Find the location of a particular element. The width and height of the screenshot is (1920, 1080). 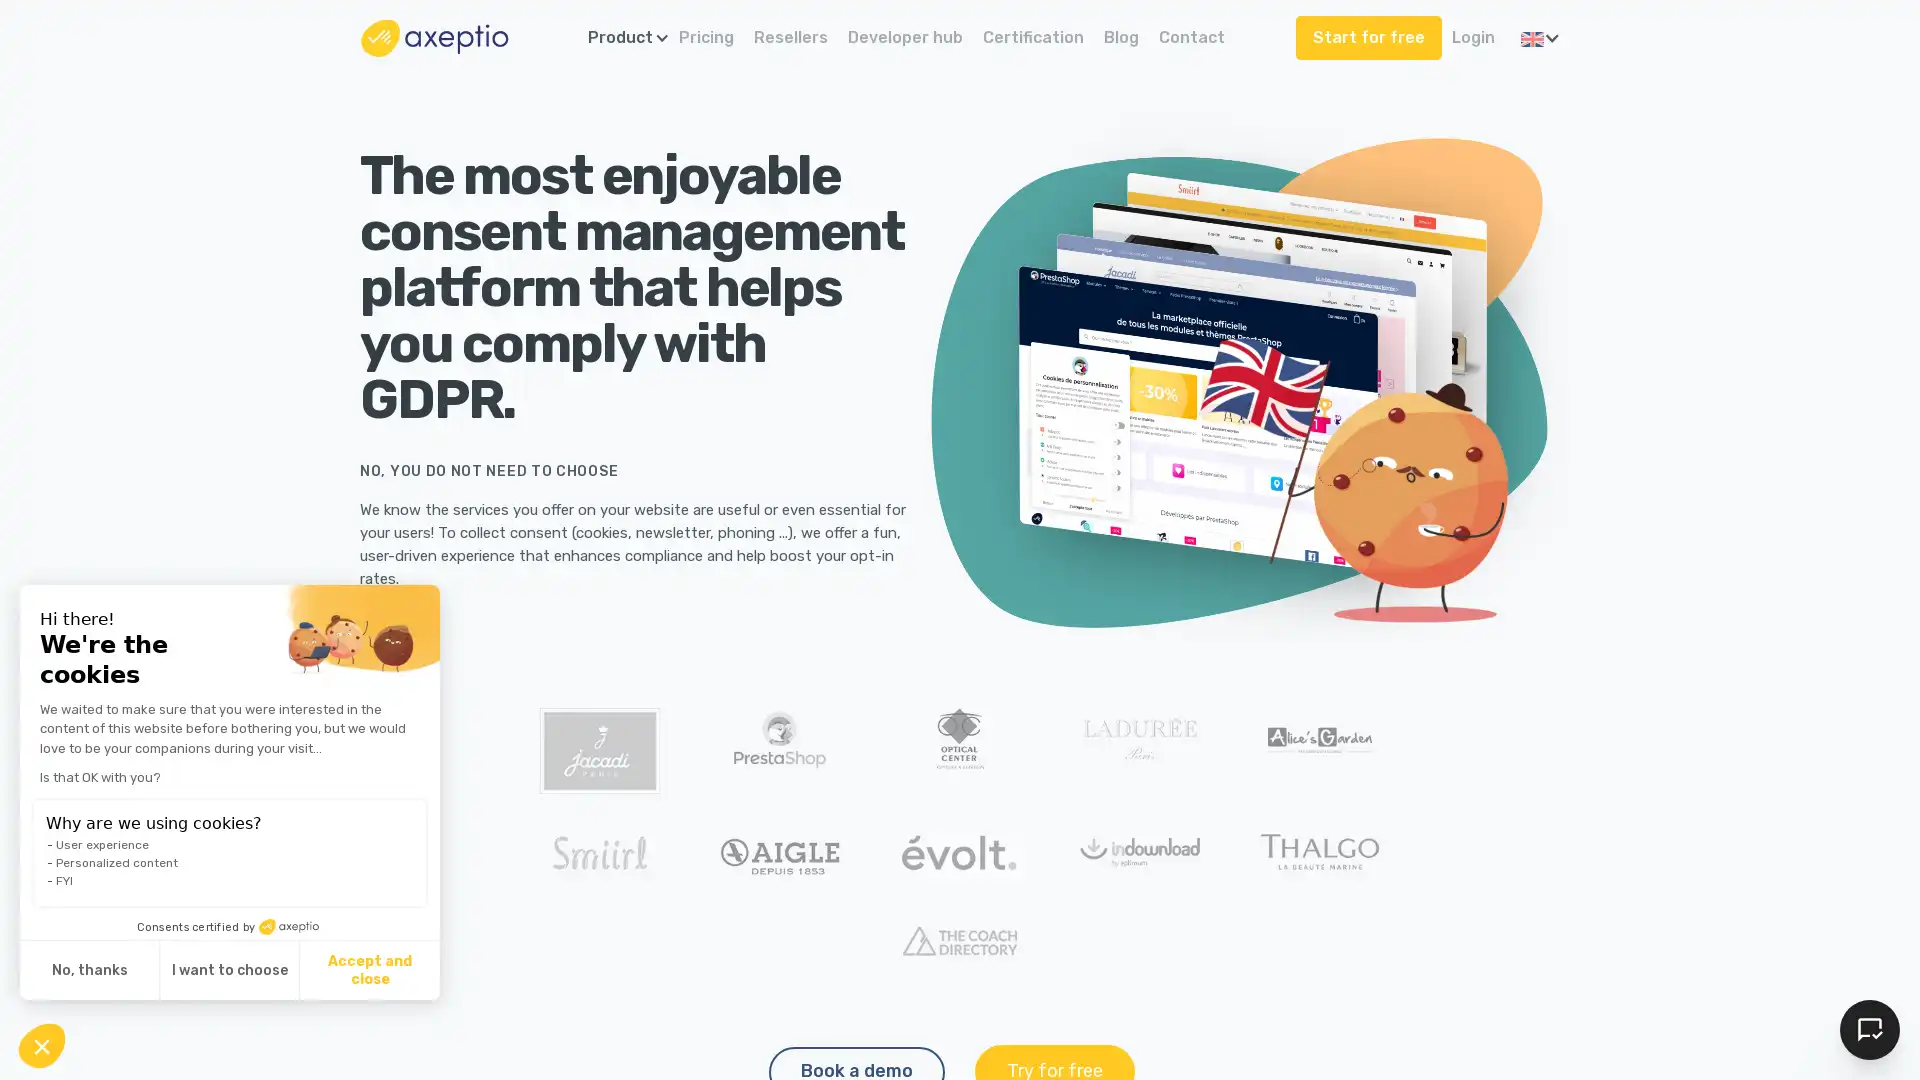

Accept and close is located at coordinates (369, 969).